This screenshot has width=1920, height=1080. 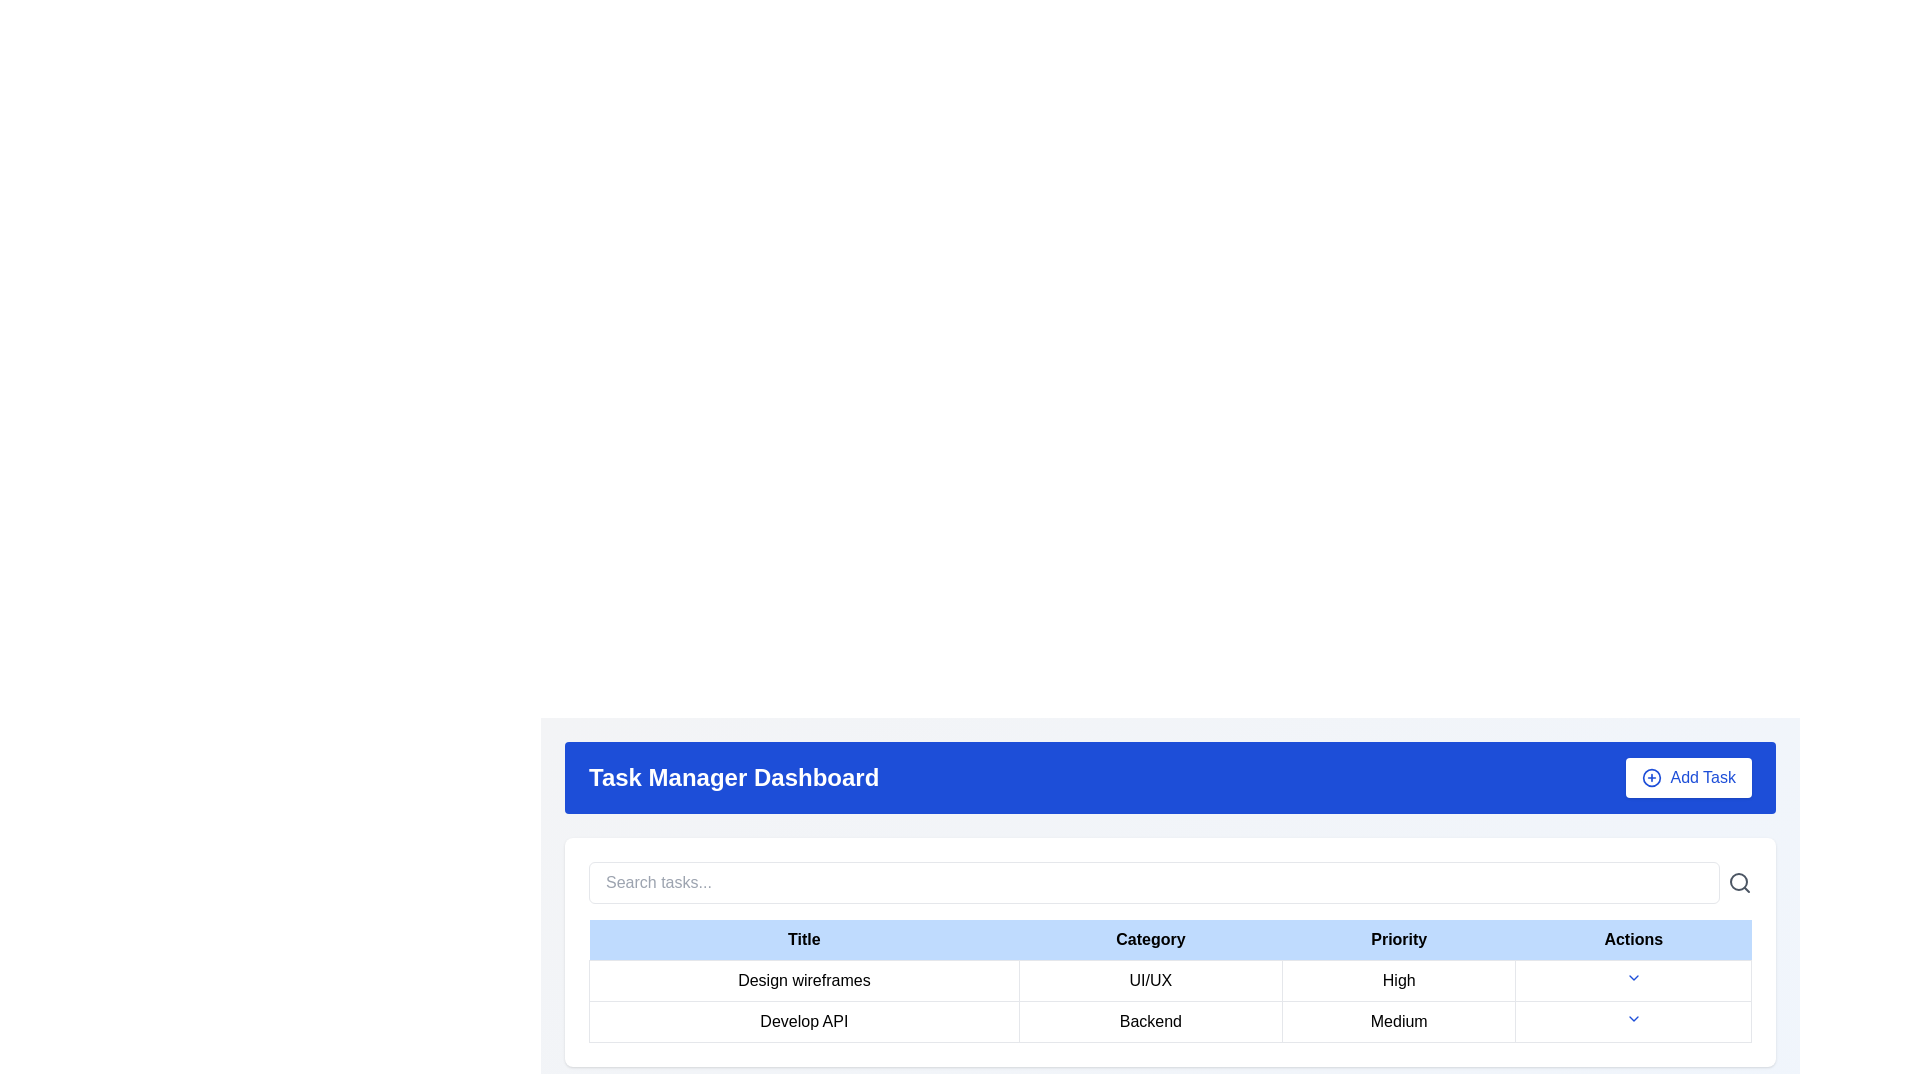 I want to click on the 'Add Task' icon located on the left side of the 'Add Task' button in the top-right corner of the blue header block labeled 'Task Manager Dashboard', so click(x=1652, y=777).